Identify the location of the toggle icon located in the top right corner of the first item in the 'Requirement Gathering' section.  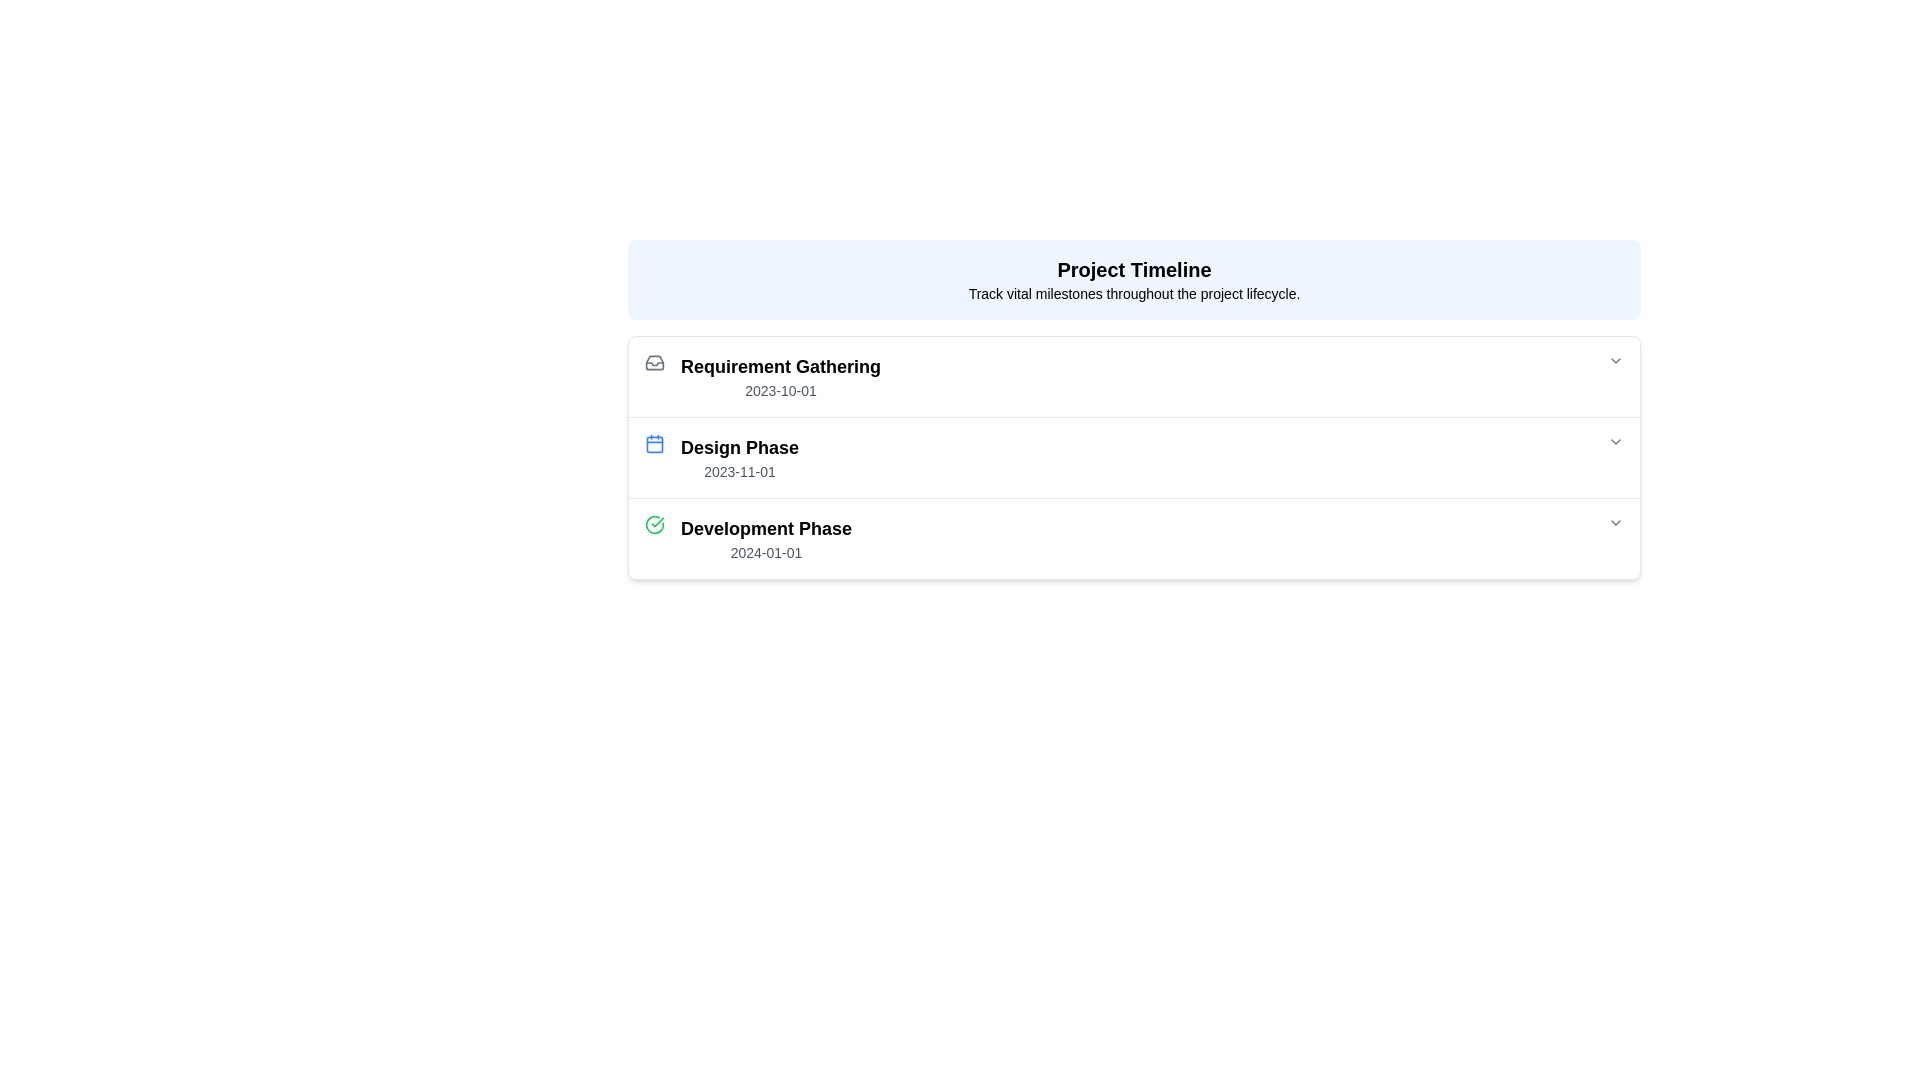
(1616, 361).